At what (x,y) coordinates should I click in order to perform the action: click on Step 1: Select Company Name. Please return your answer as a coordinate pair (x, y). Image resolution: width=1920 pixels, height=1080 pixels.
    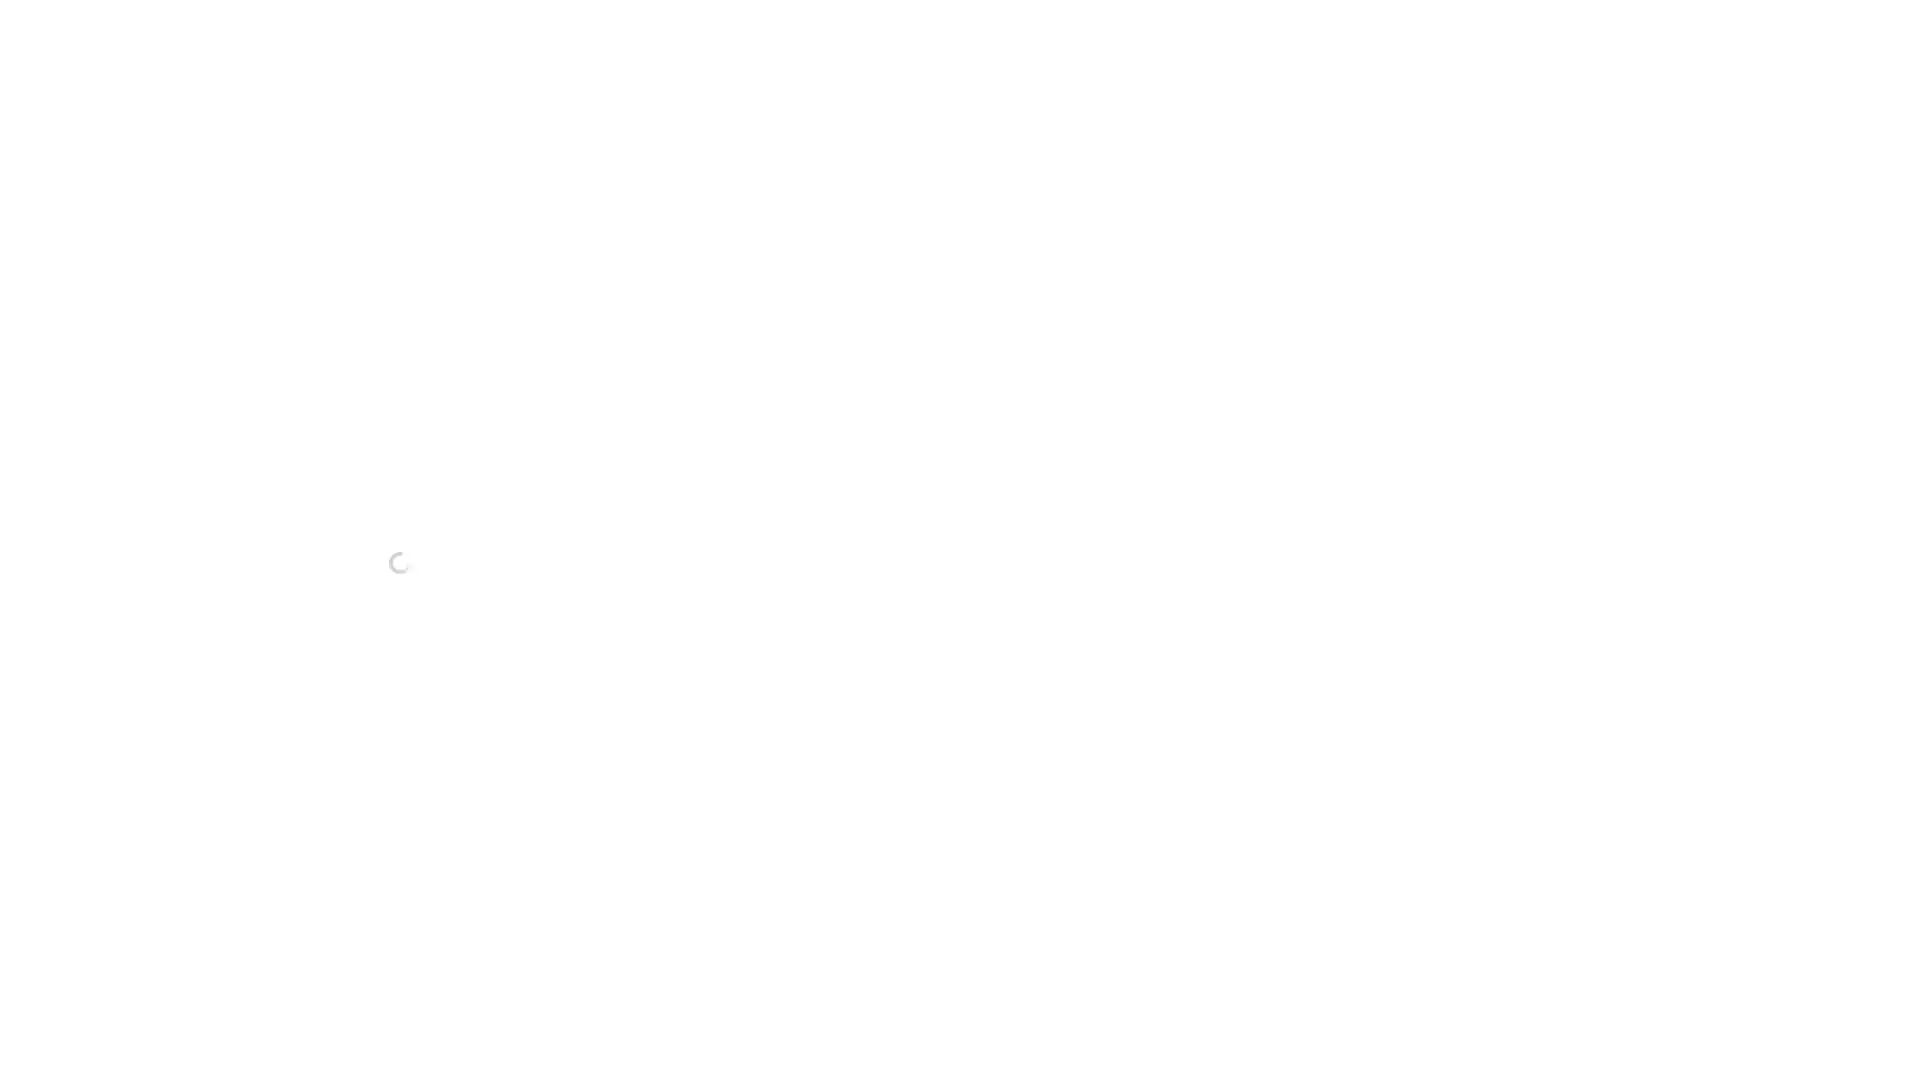
    Looking at the image, I should click on (960, 330).